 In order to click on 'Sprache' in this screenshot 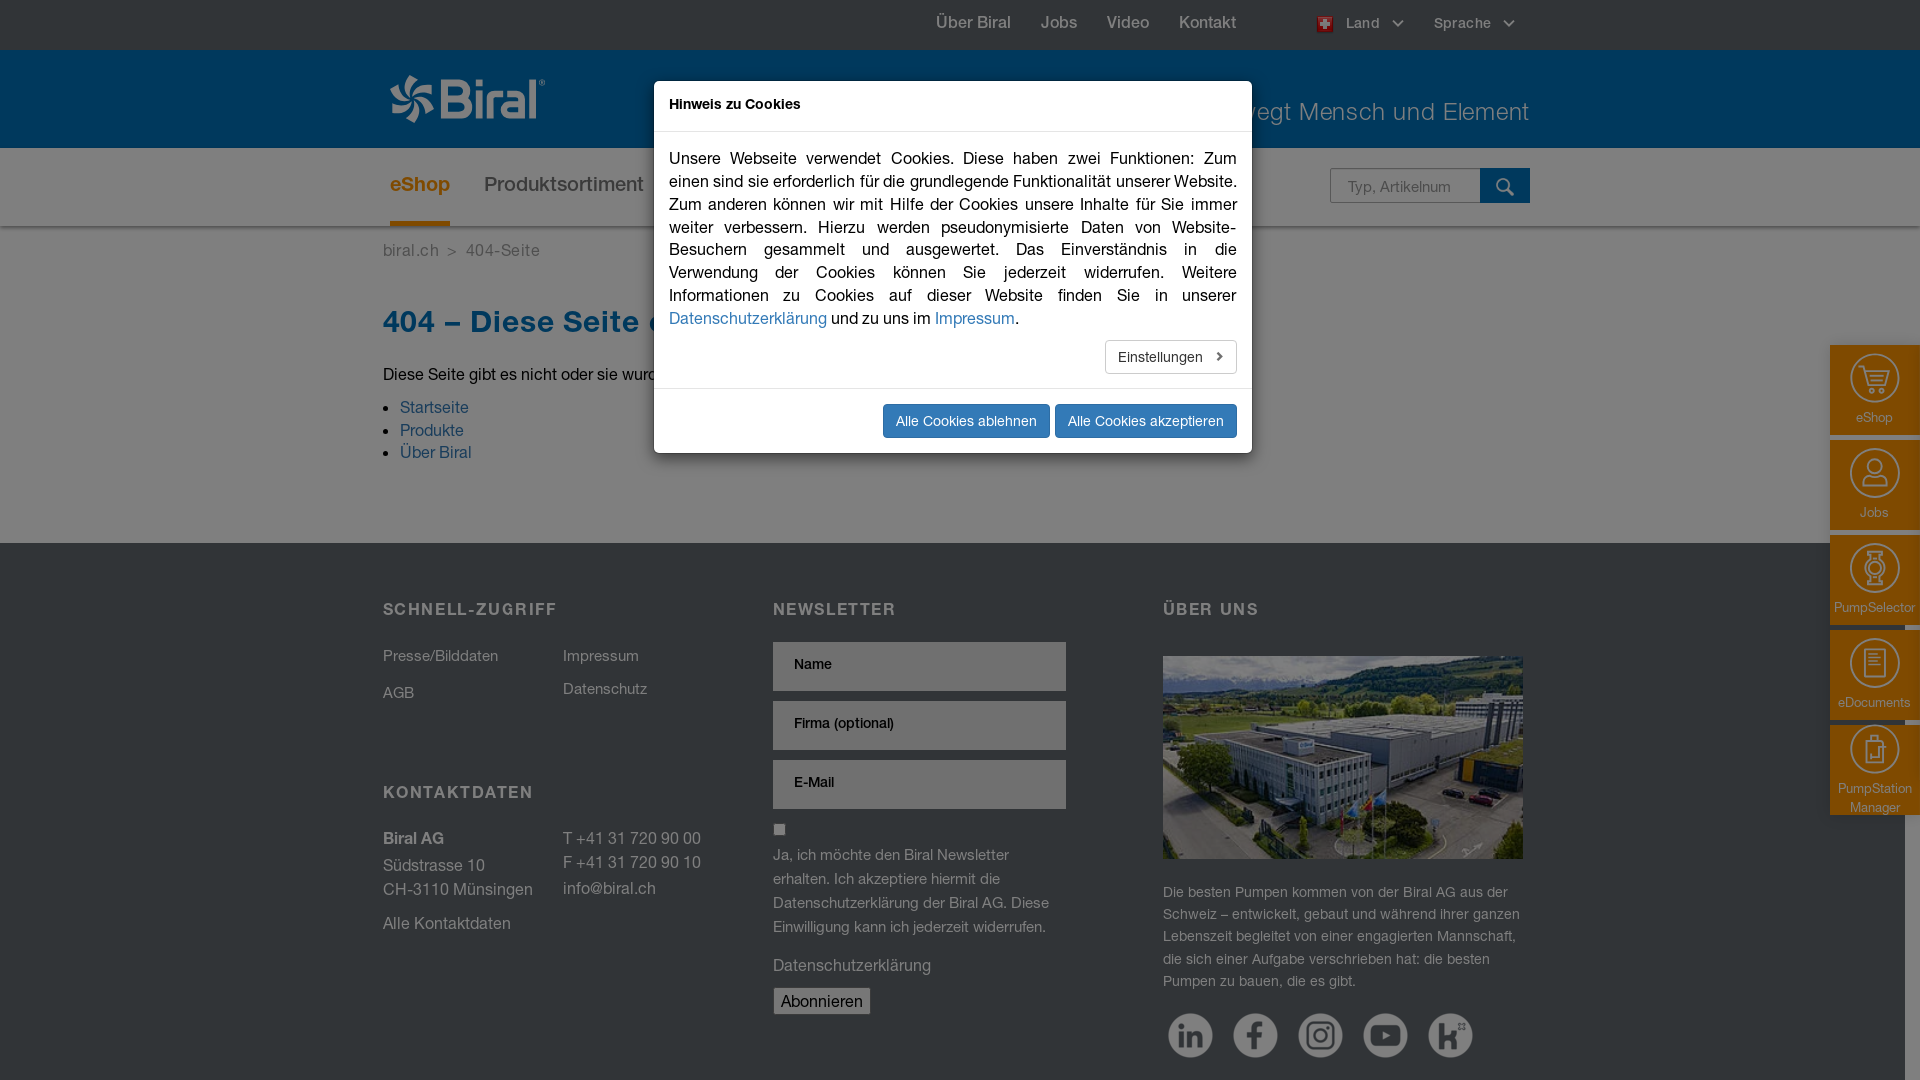, I will do `click(1418, 24)`.